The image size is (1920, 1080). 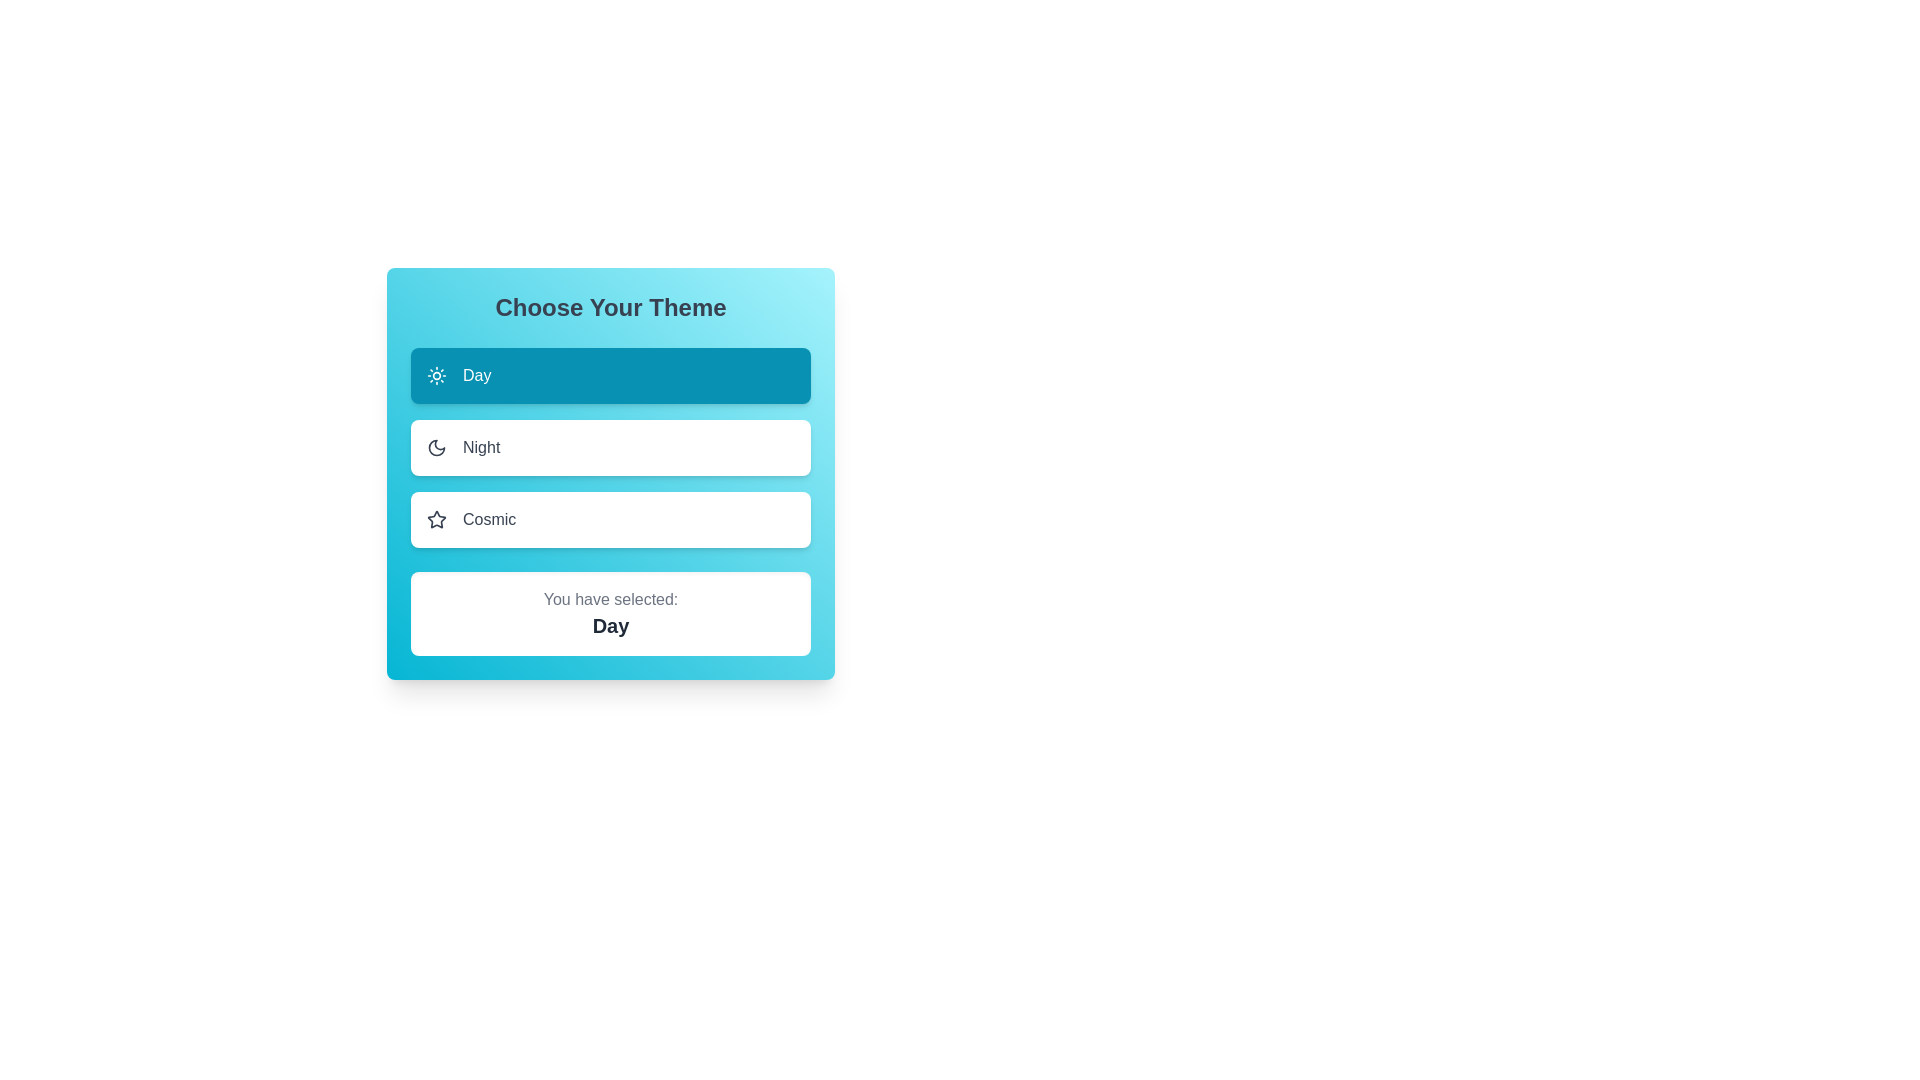 I want to click on the text label that reads 'Day', which is styled in white on a cyan background and positioned next to the 'Day' icon in the theme choices list, so click(x=476, y=375).